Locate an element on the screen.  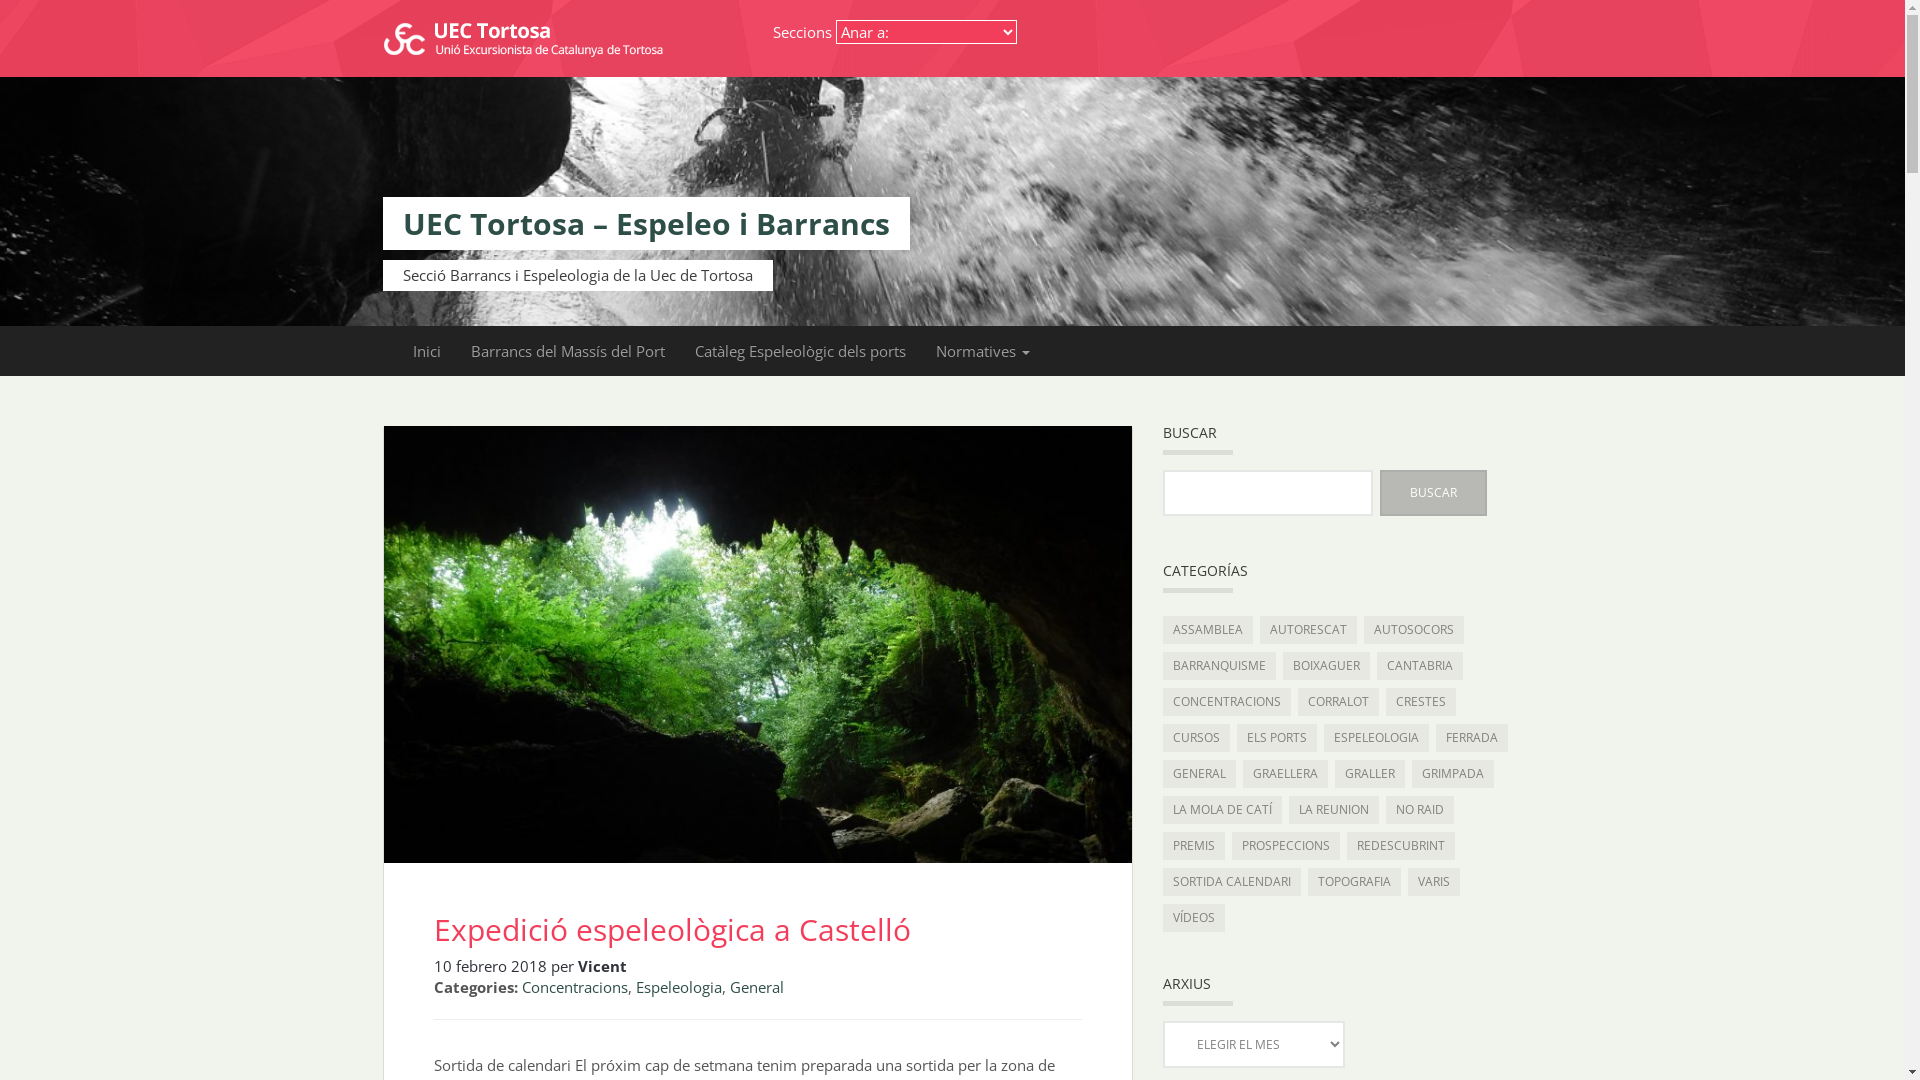
'CURSOS' is located at coordinates (1195, 737).